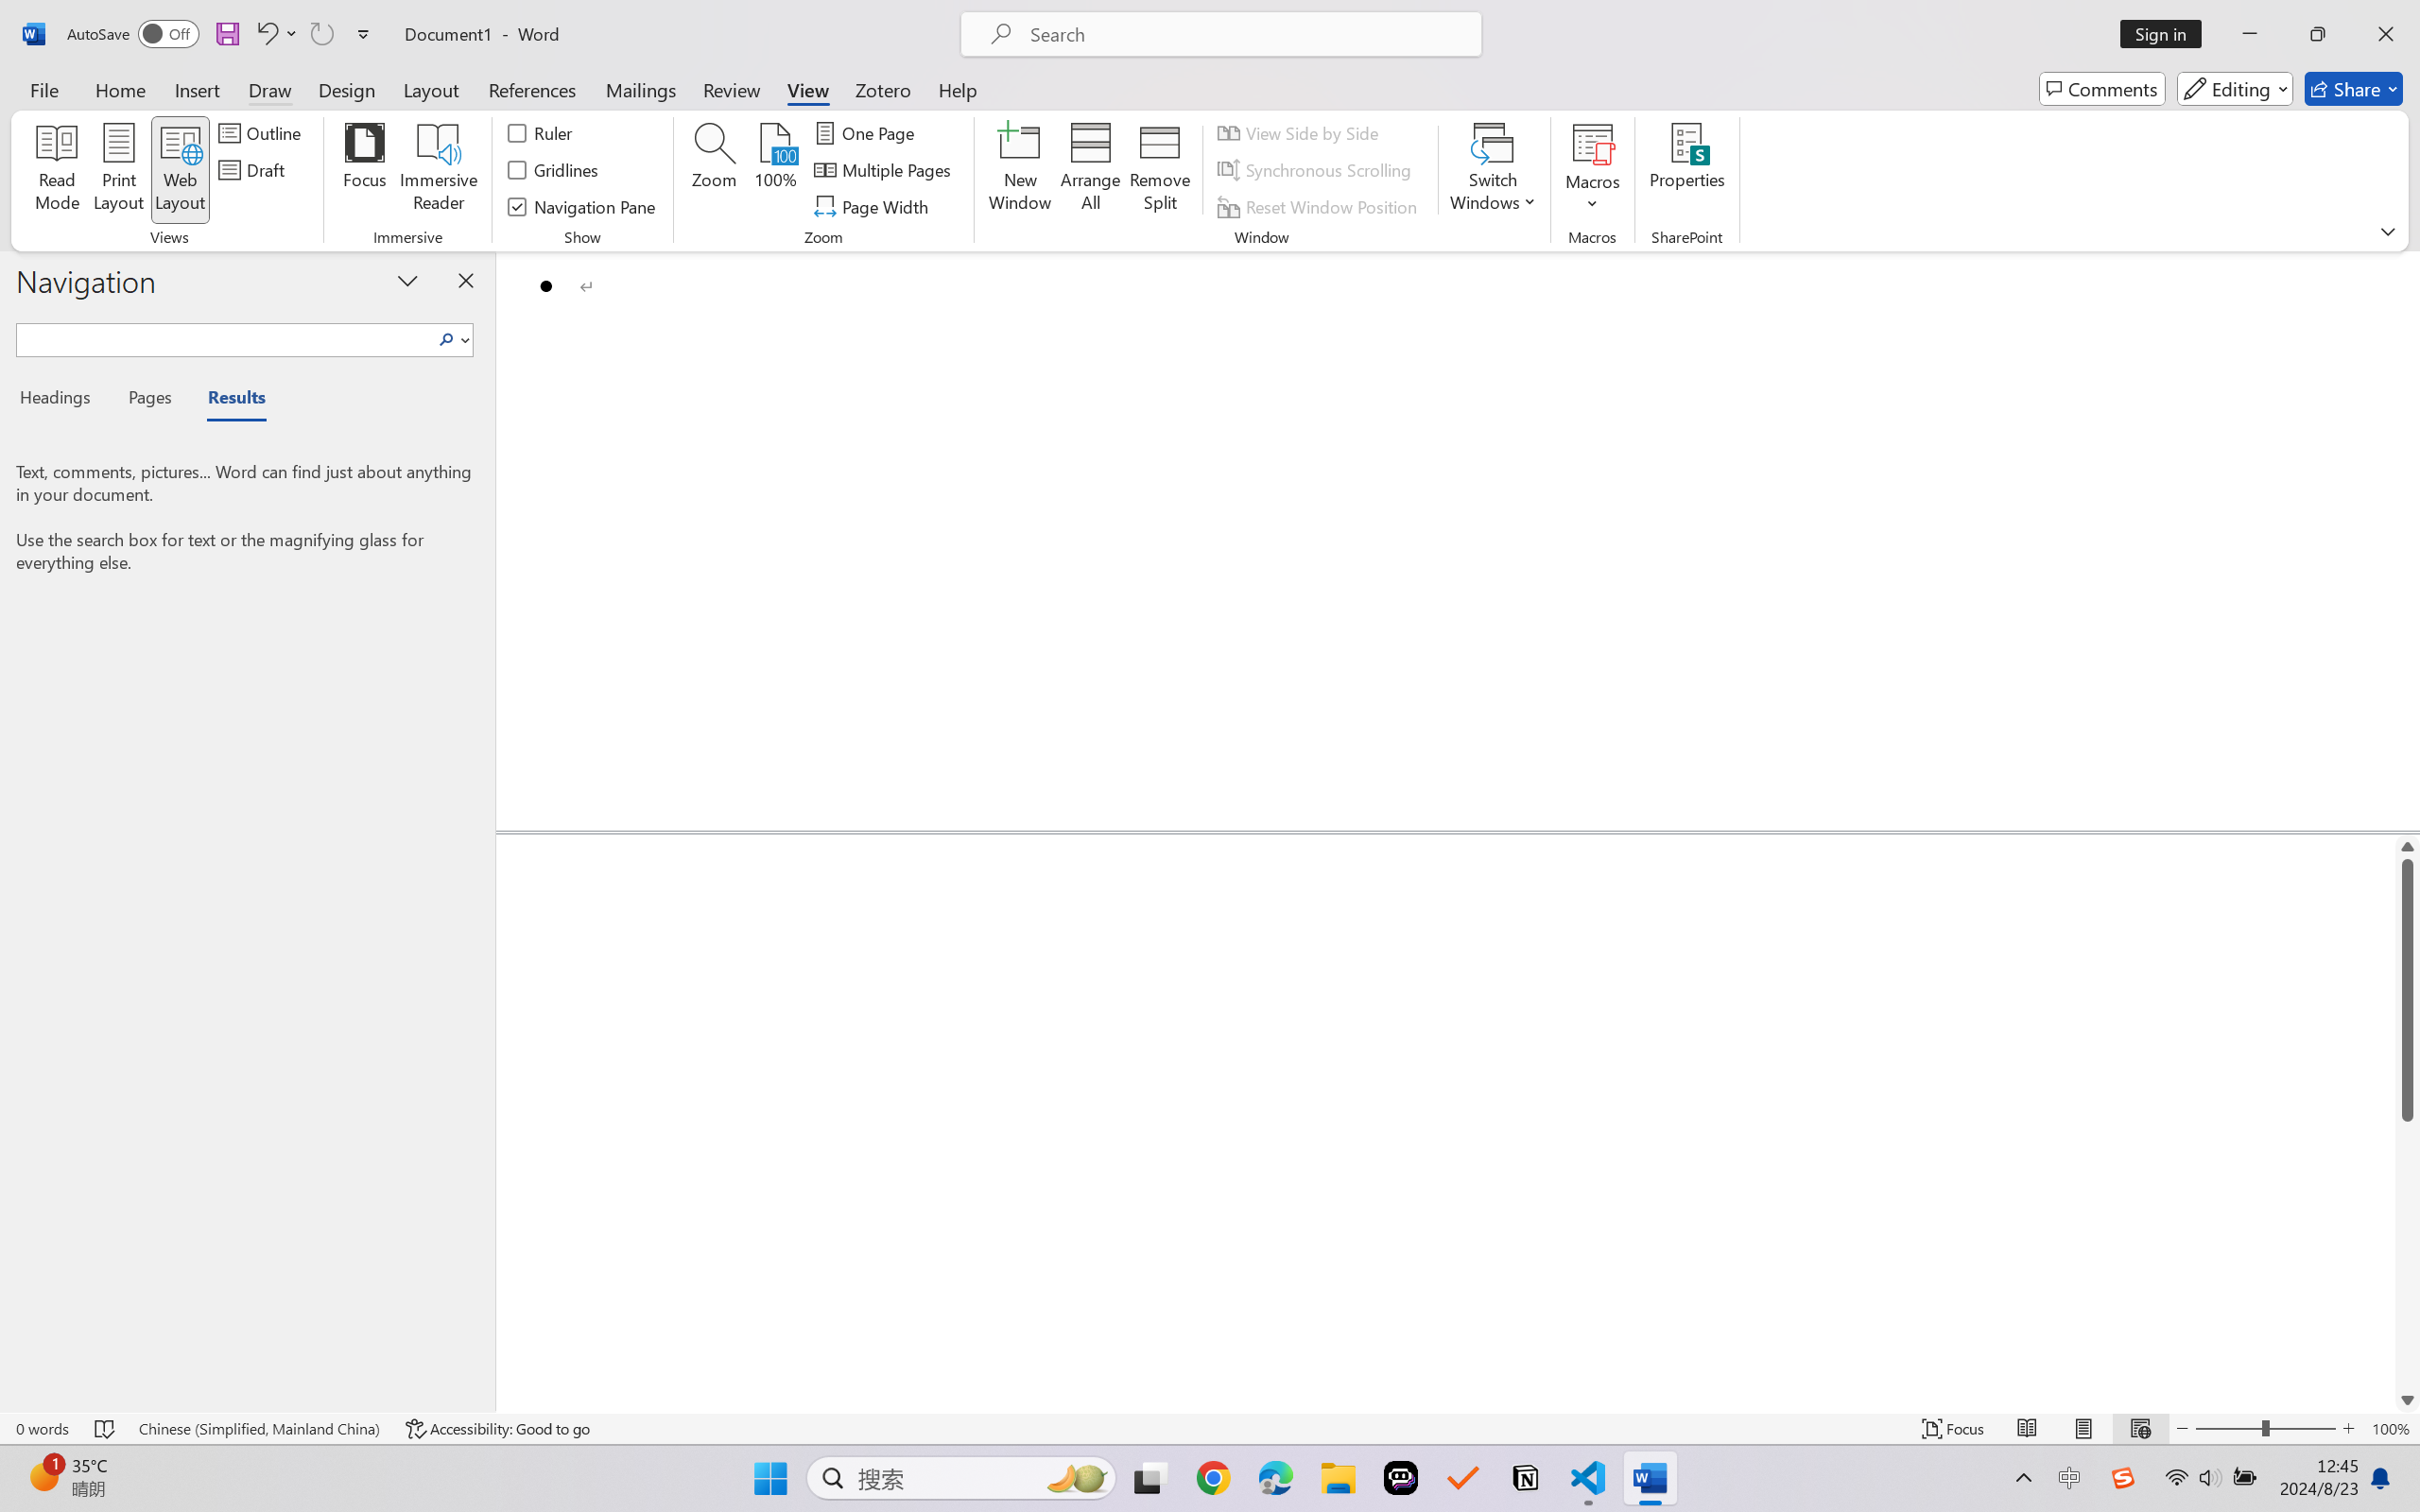 Image resolution: width=2420 pixels, height=1512 pixels. Describe the element at coordinates (1492, 170) in the screenshot. I see `'Switch Windows'` at that location.